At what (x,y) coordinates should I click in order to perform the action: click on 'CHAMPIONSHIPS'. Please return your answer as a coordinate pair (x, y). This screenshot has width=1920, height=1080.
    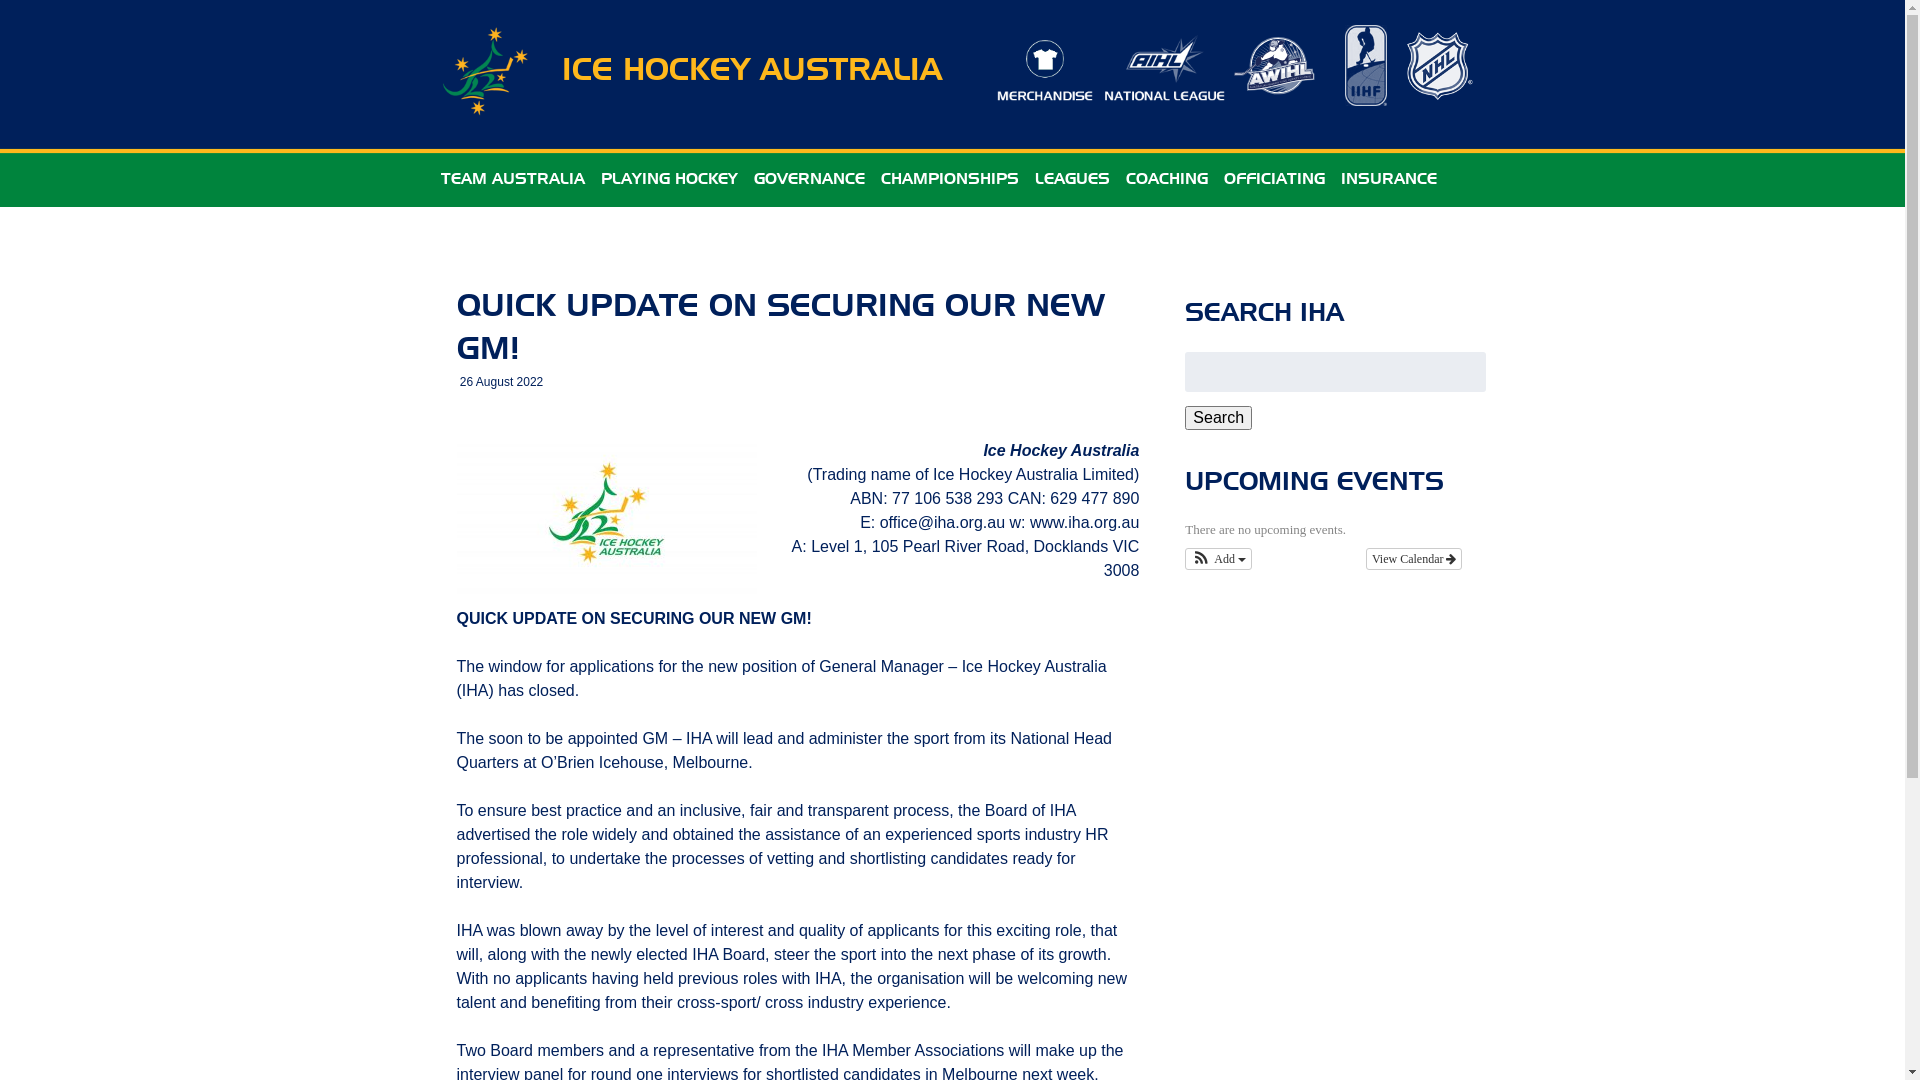
    Looking at the image, I should click on (948, 180).